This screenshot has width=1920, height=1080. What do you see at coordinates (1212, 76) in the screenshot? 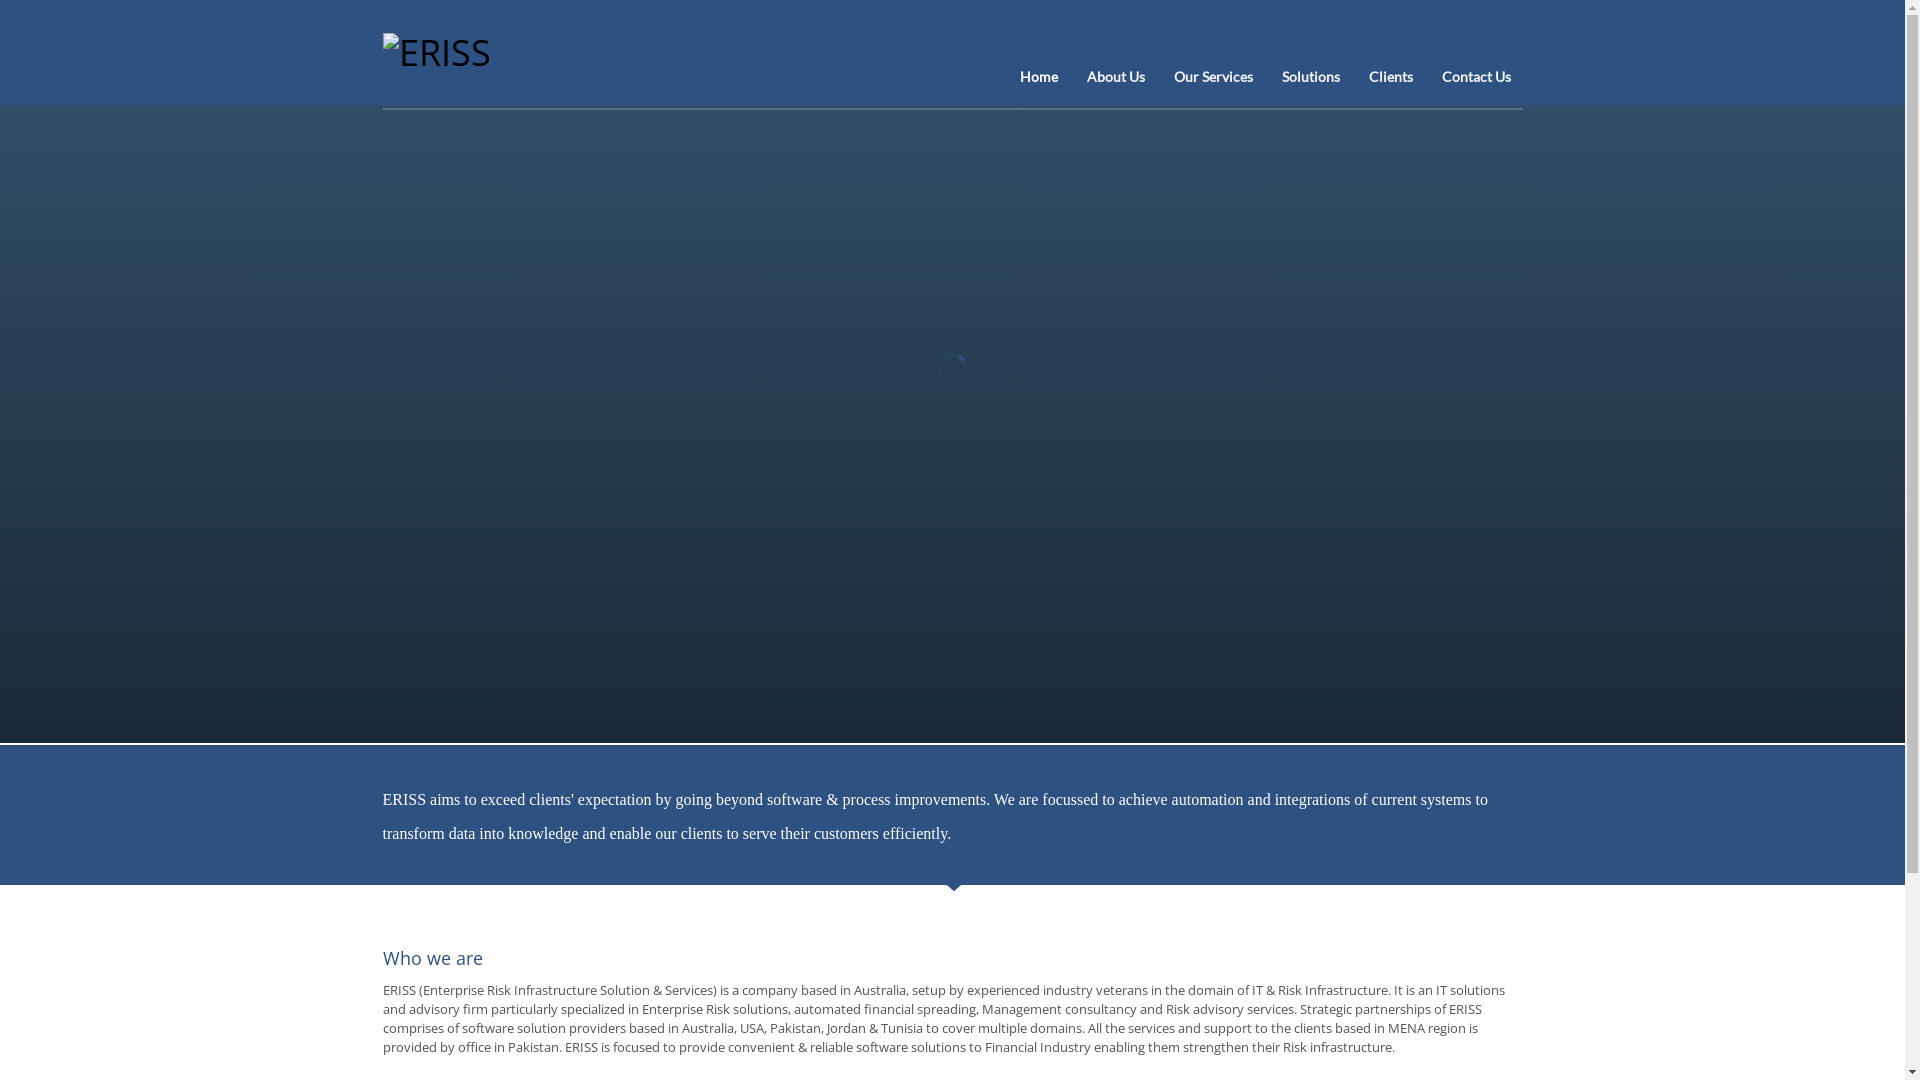
I see `'Our Services'` at bounding box center [1212, 76].